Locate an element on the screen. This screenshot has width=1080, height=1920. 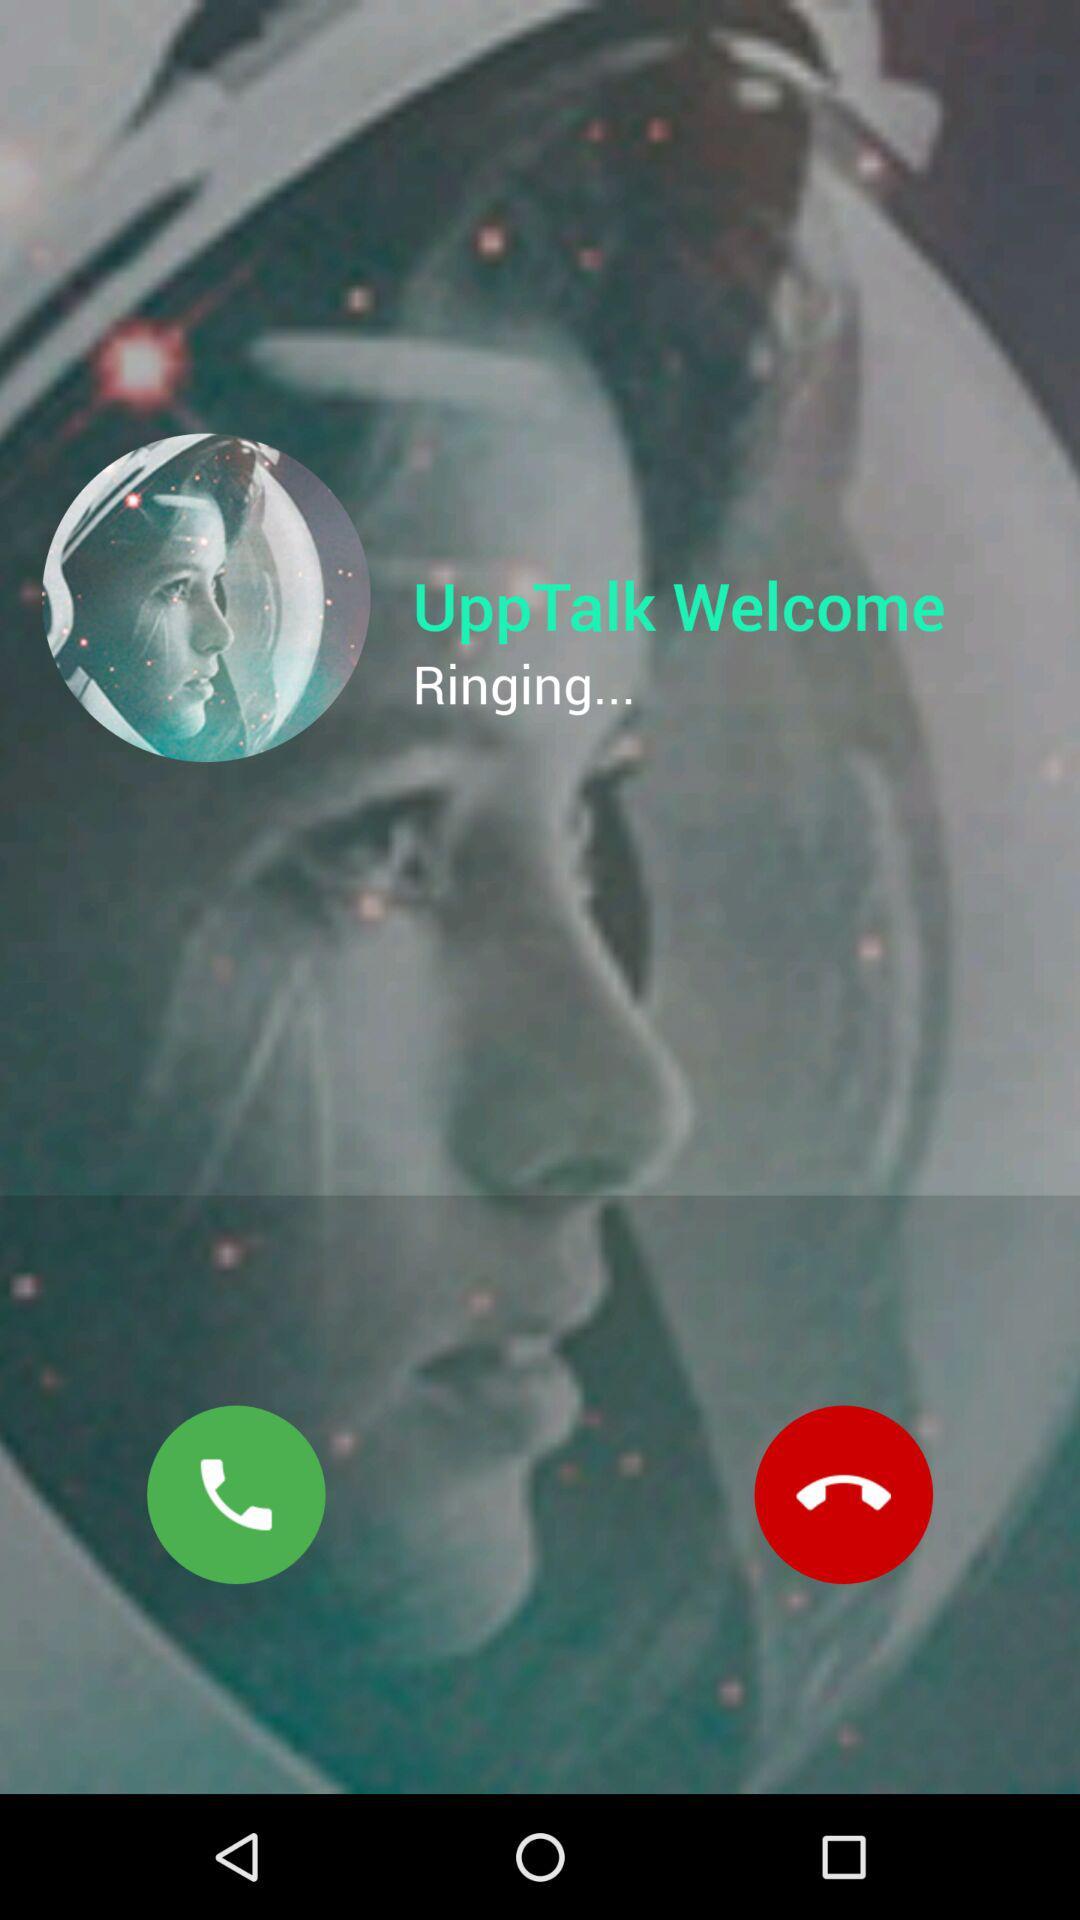
call is located at coordinates (235, 1494).